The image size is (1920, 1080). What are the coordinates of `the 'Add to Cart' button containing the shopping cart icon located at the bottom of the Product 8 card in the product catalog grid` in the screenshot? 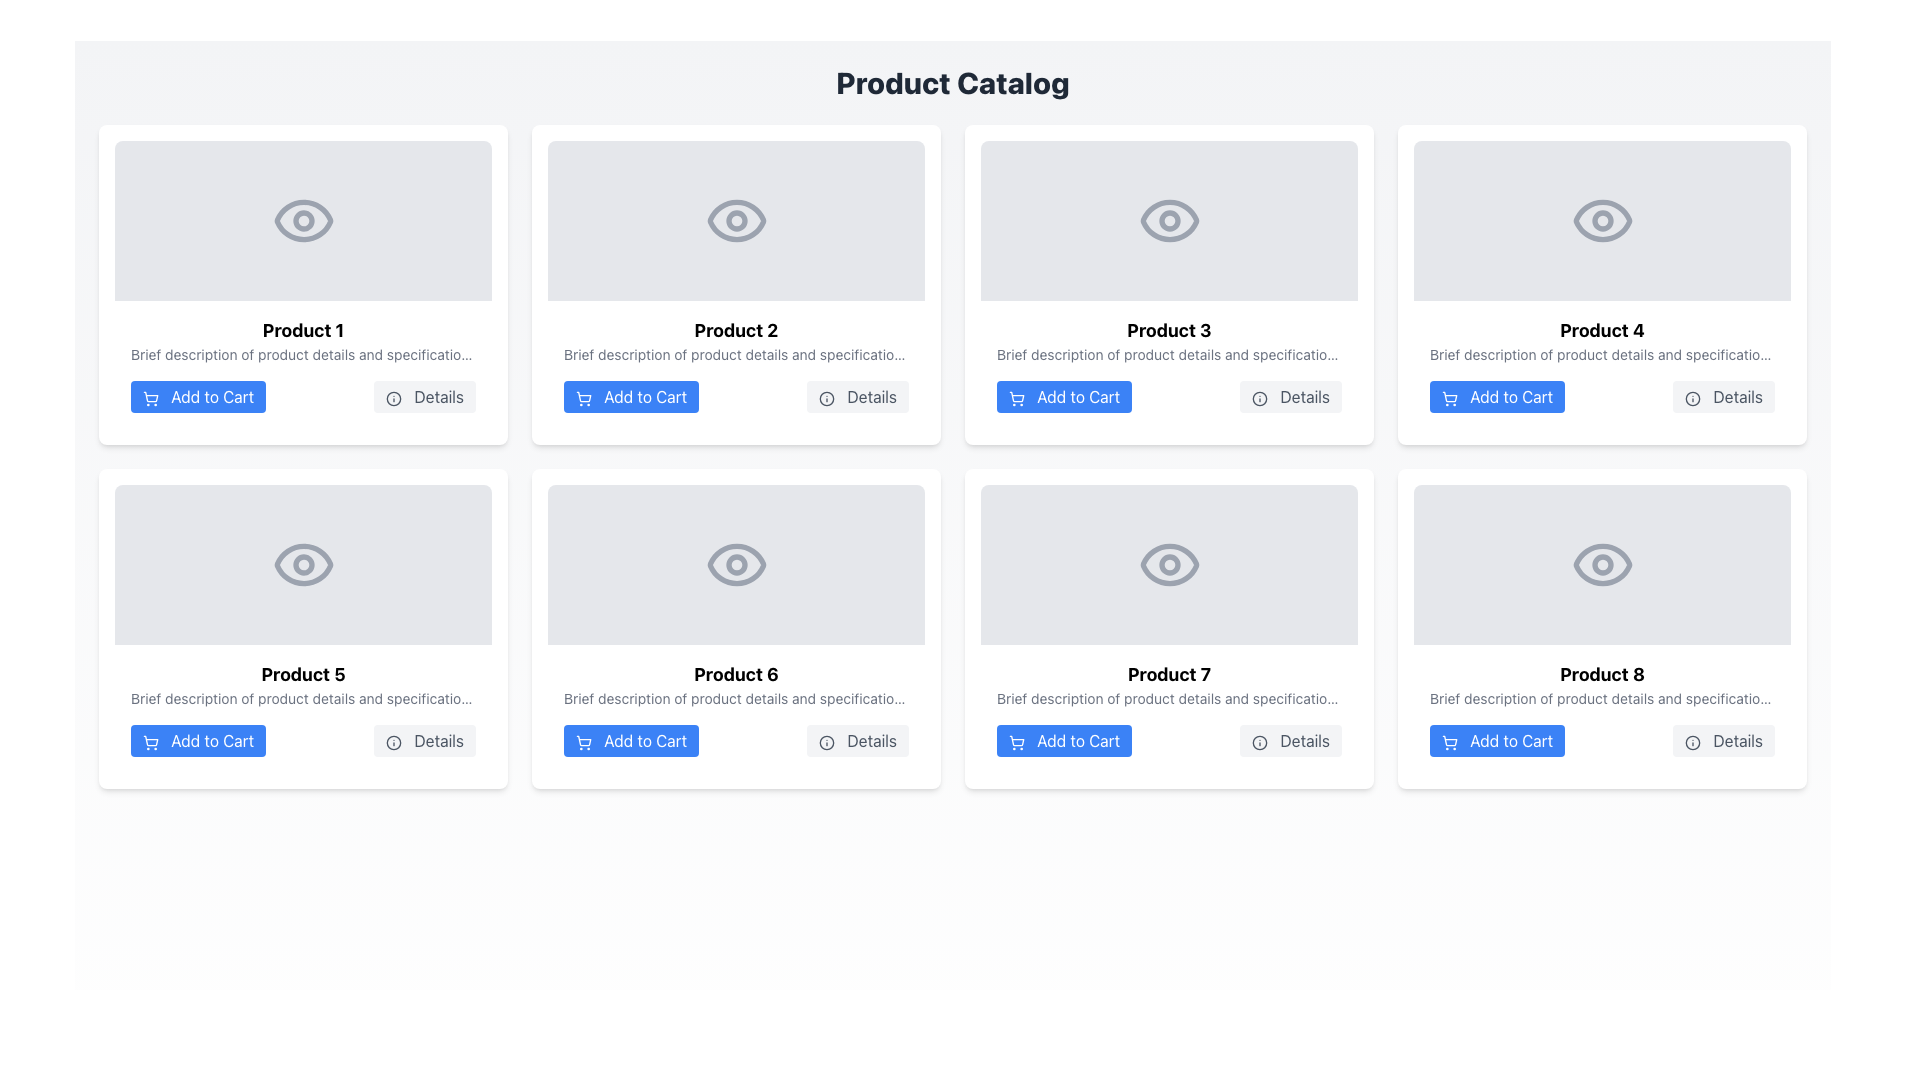 It's located at (1449, 741).